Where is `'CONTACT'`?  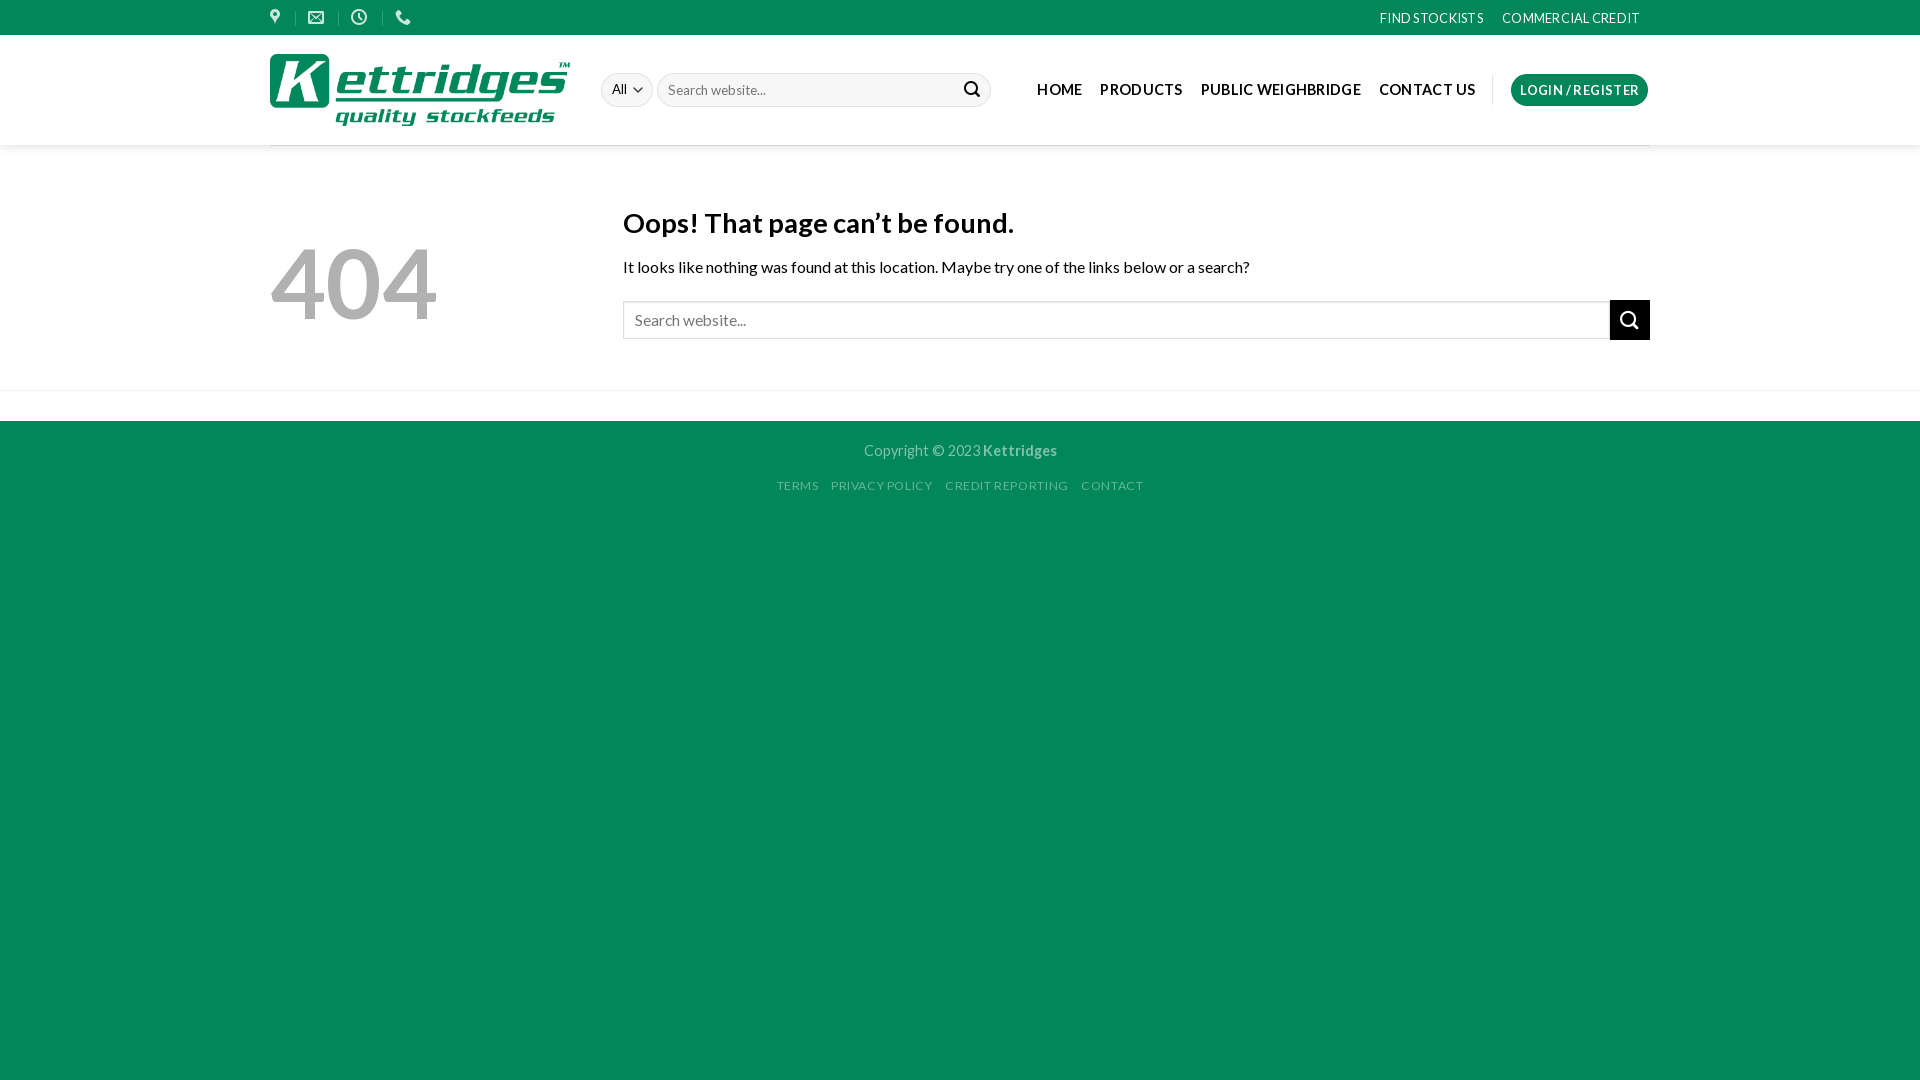
'CONTACT' is located at coordinates (1111, 485).